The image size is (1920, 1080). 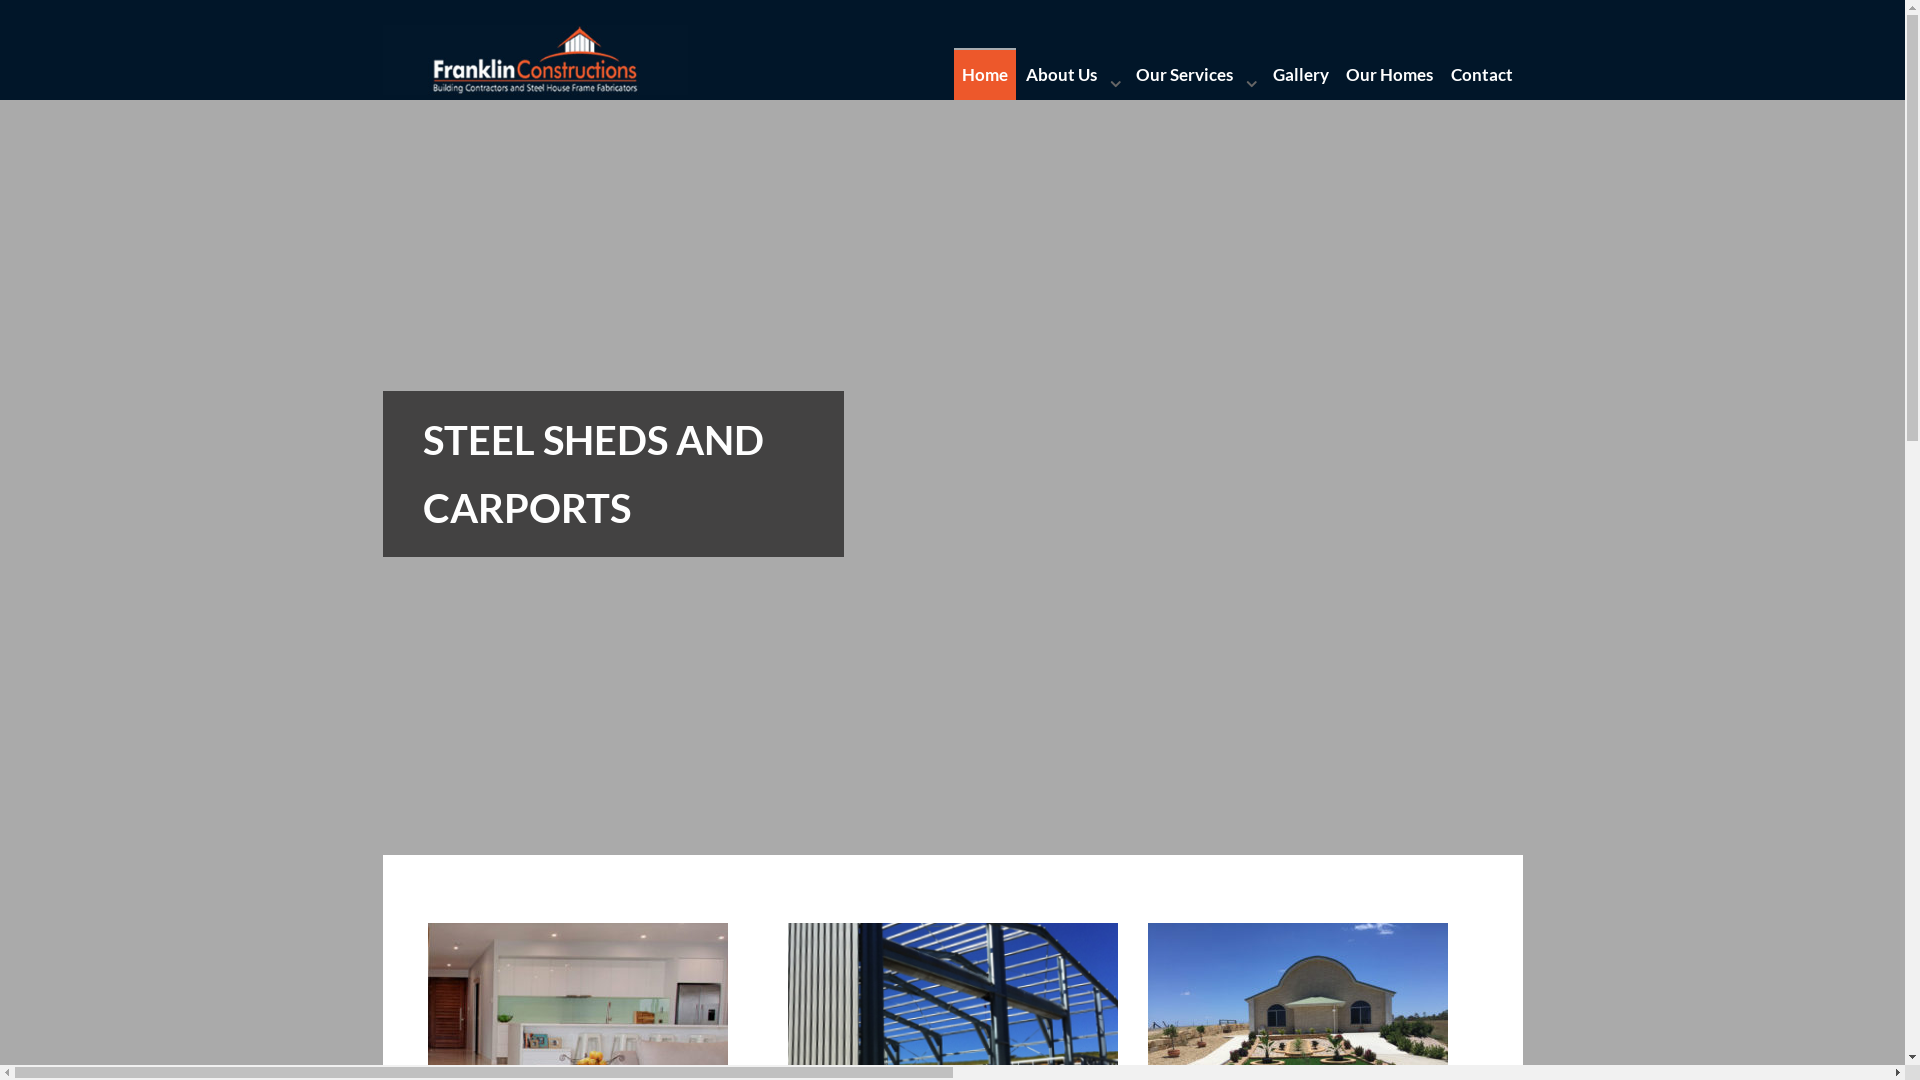 What do you see at coordinates (950, 675) in the screenshot?
I see `'STEEL HOMES AND` at bounding box center [950, 675].